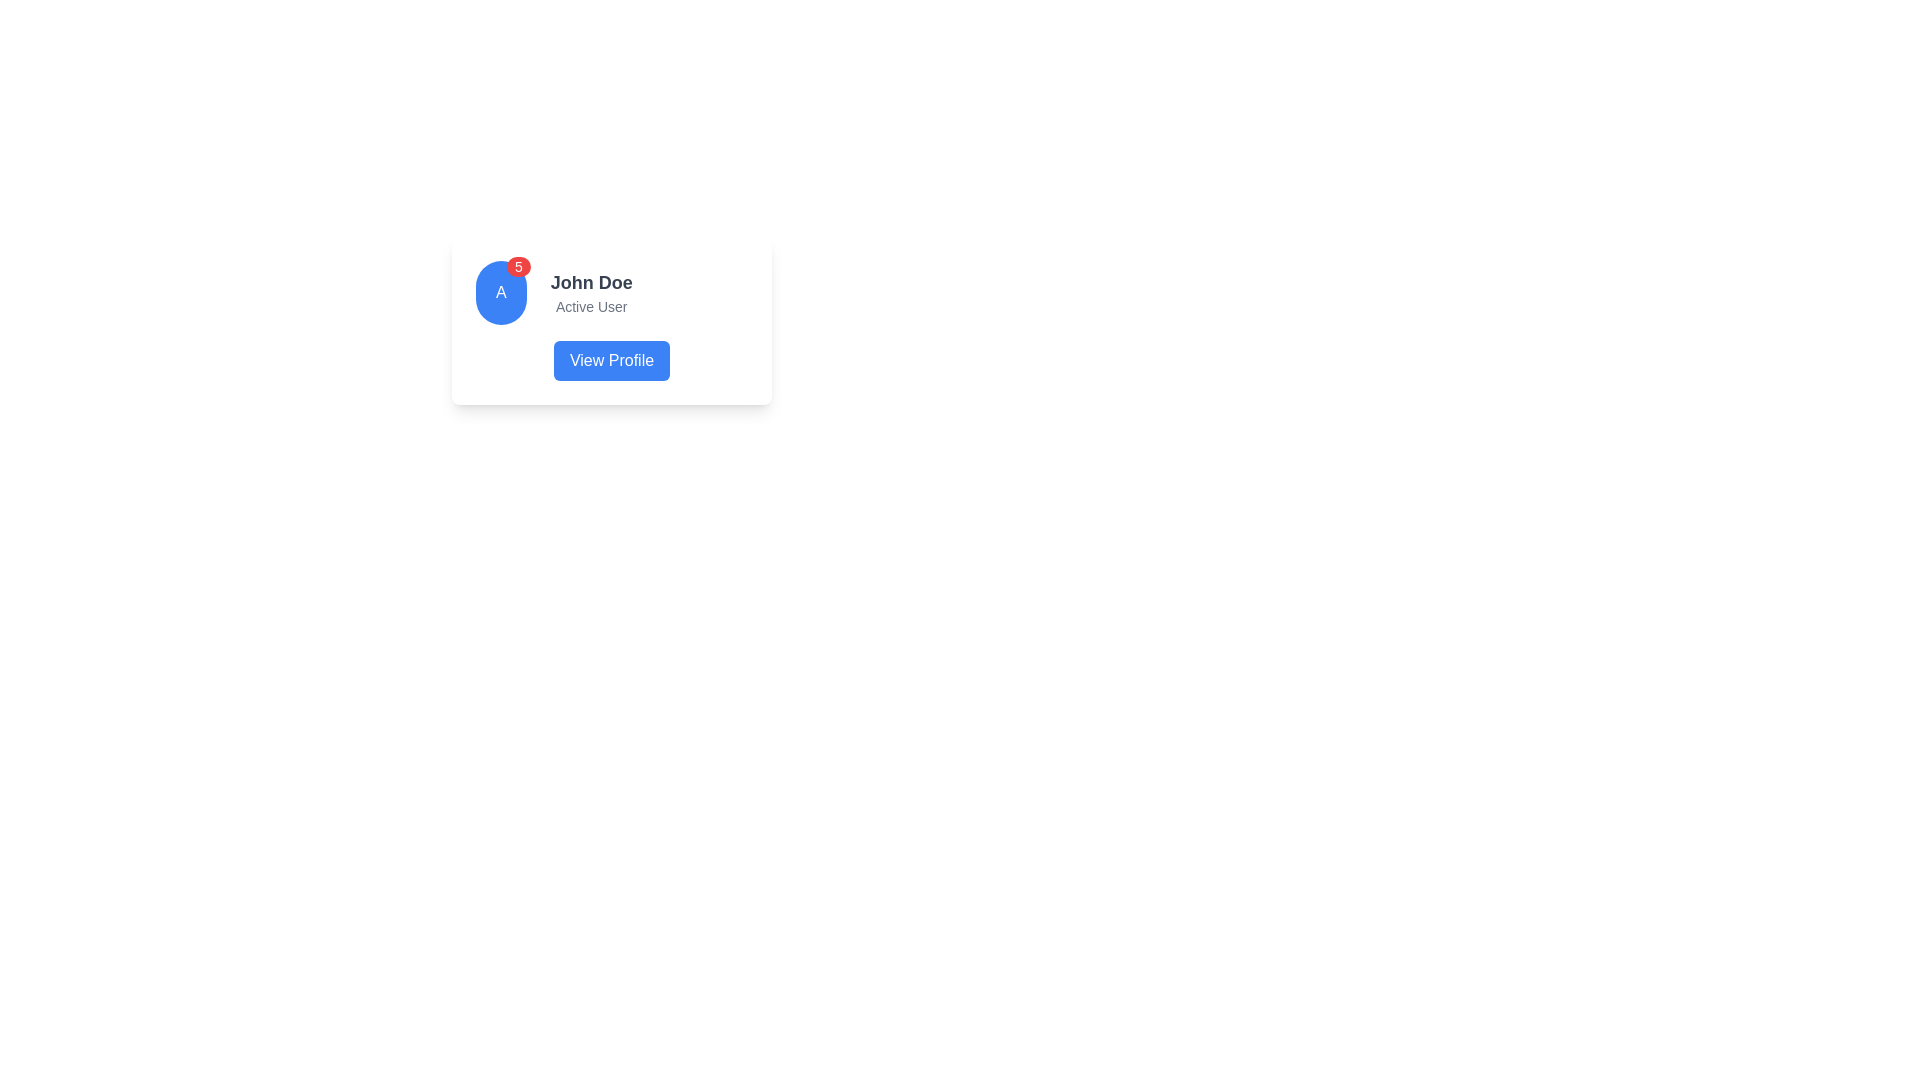  I want to click on the text label displaying 'John Doe', which is prominently featured in bold and lightly stylized font, positioned above the subtitle 'Active User' and to the right of a circular avatar image, so click(590, 282).